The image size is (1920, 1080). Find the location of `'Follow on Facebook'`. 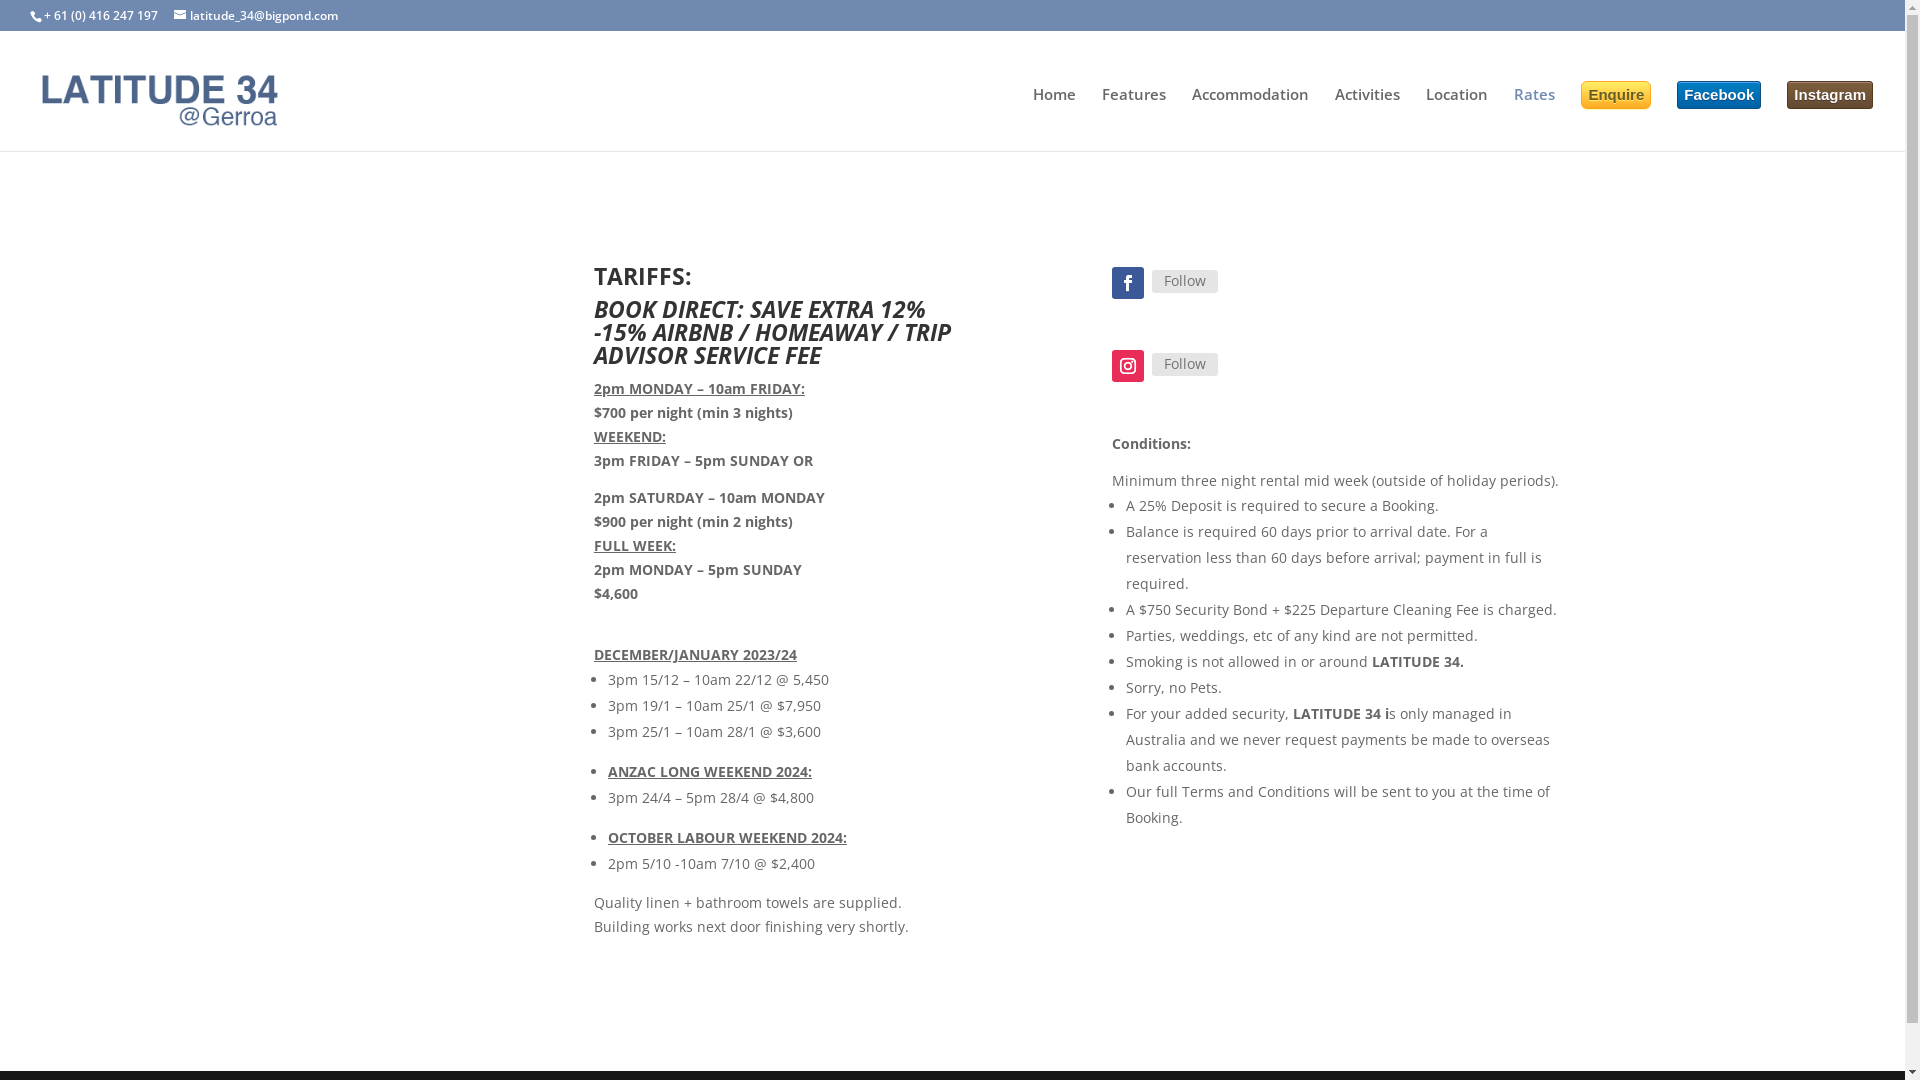

'Follow on Facebook' is located at coordinates (1128, 282).